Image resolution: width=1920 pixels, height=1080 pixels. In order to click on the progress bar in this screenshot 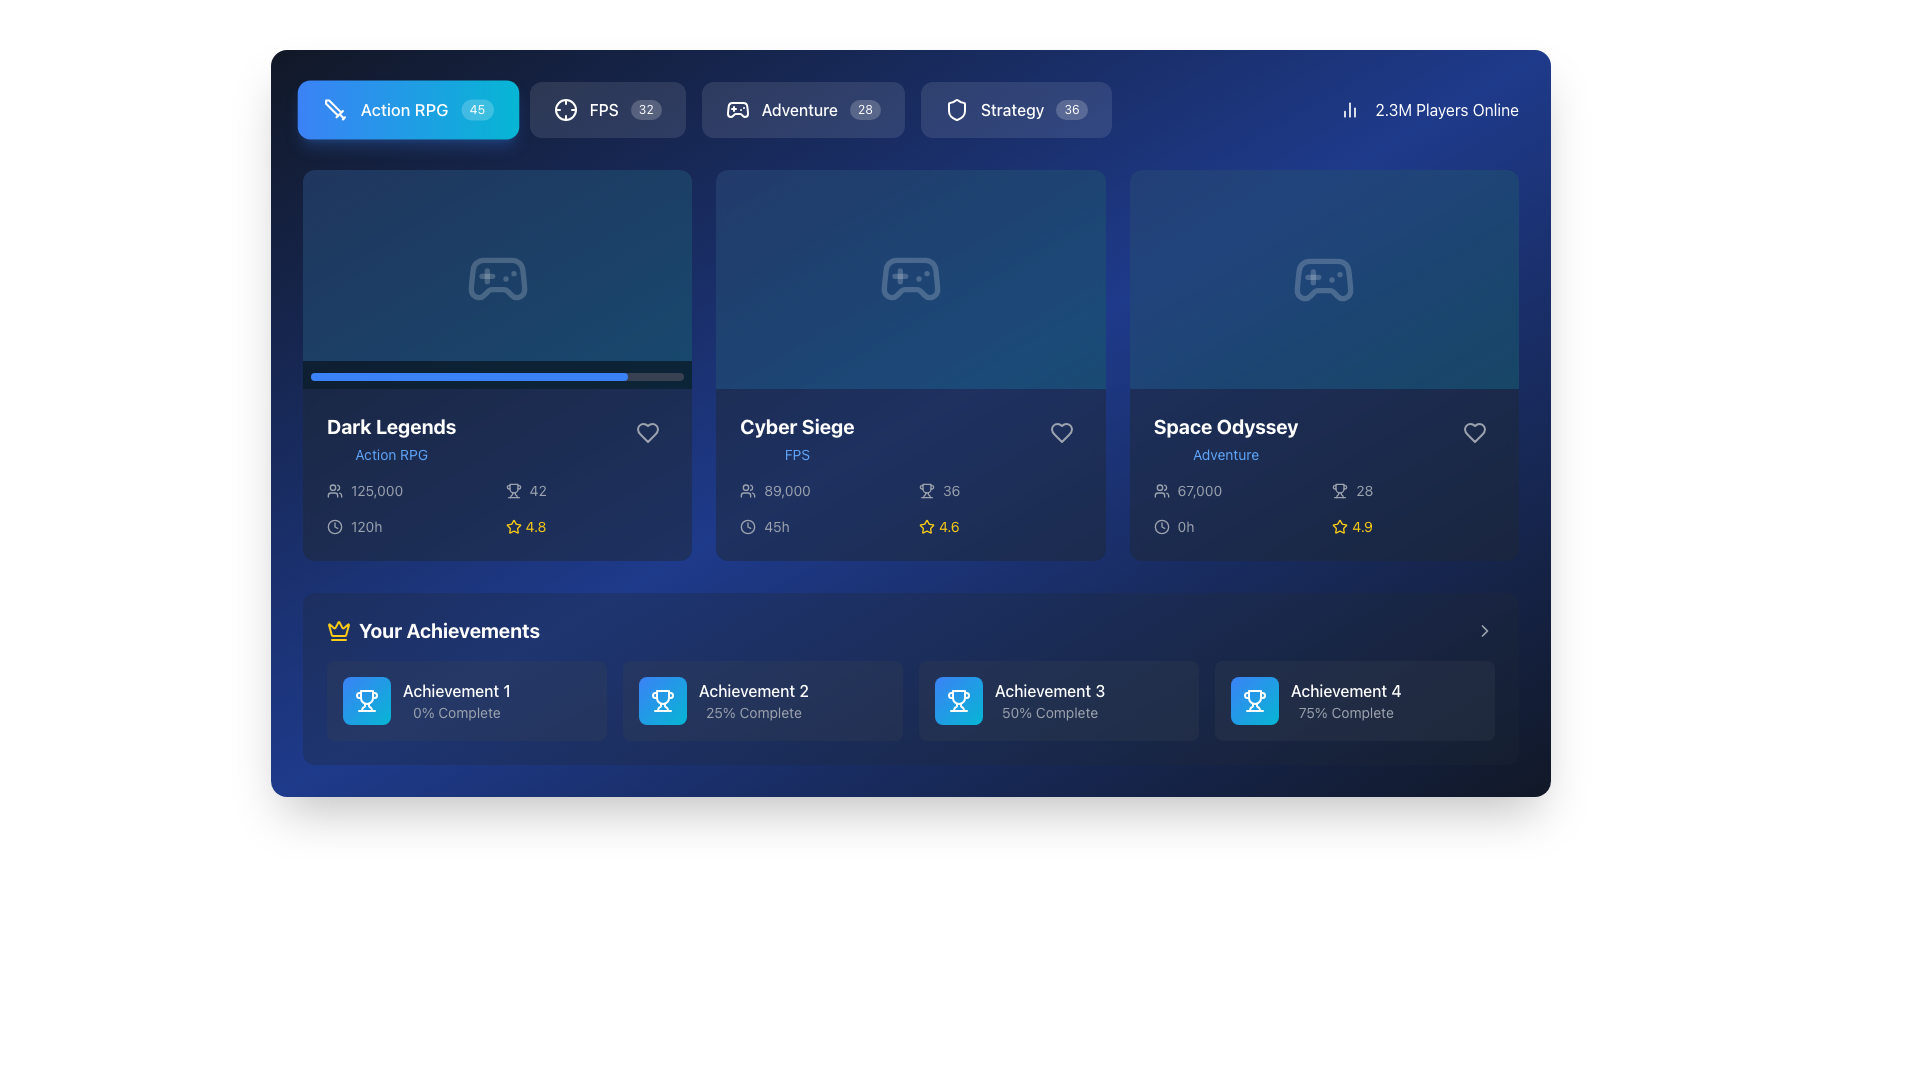, I will do `click(519, 375)`.